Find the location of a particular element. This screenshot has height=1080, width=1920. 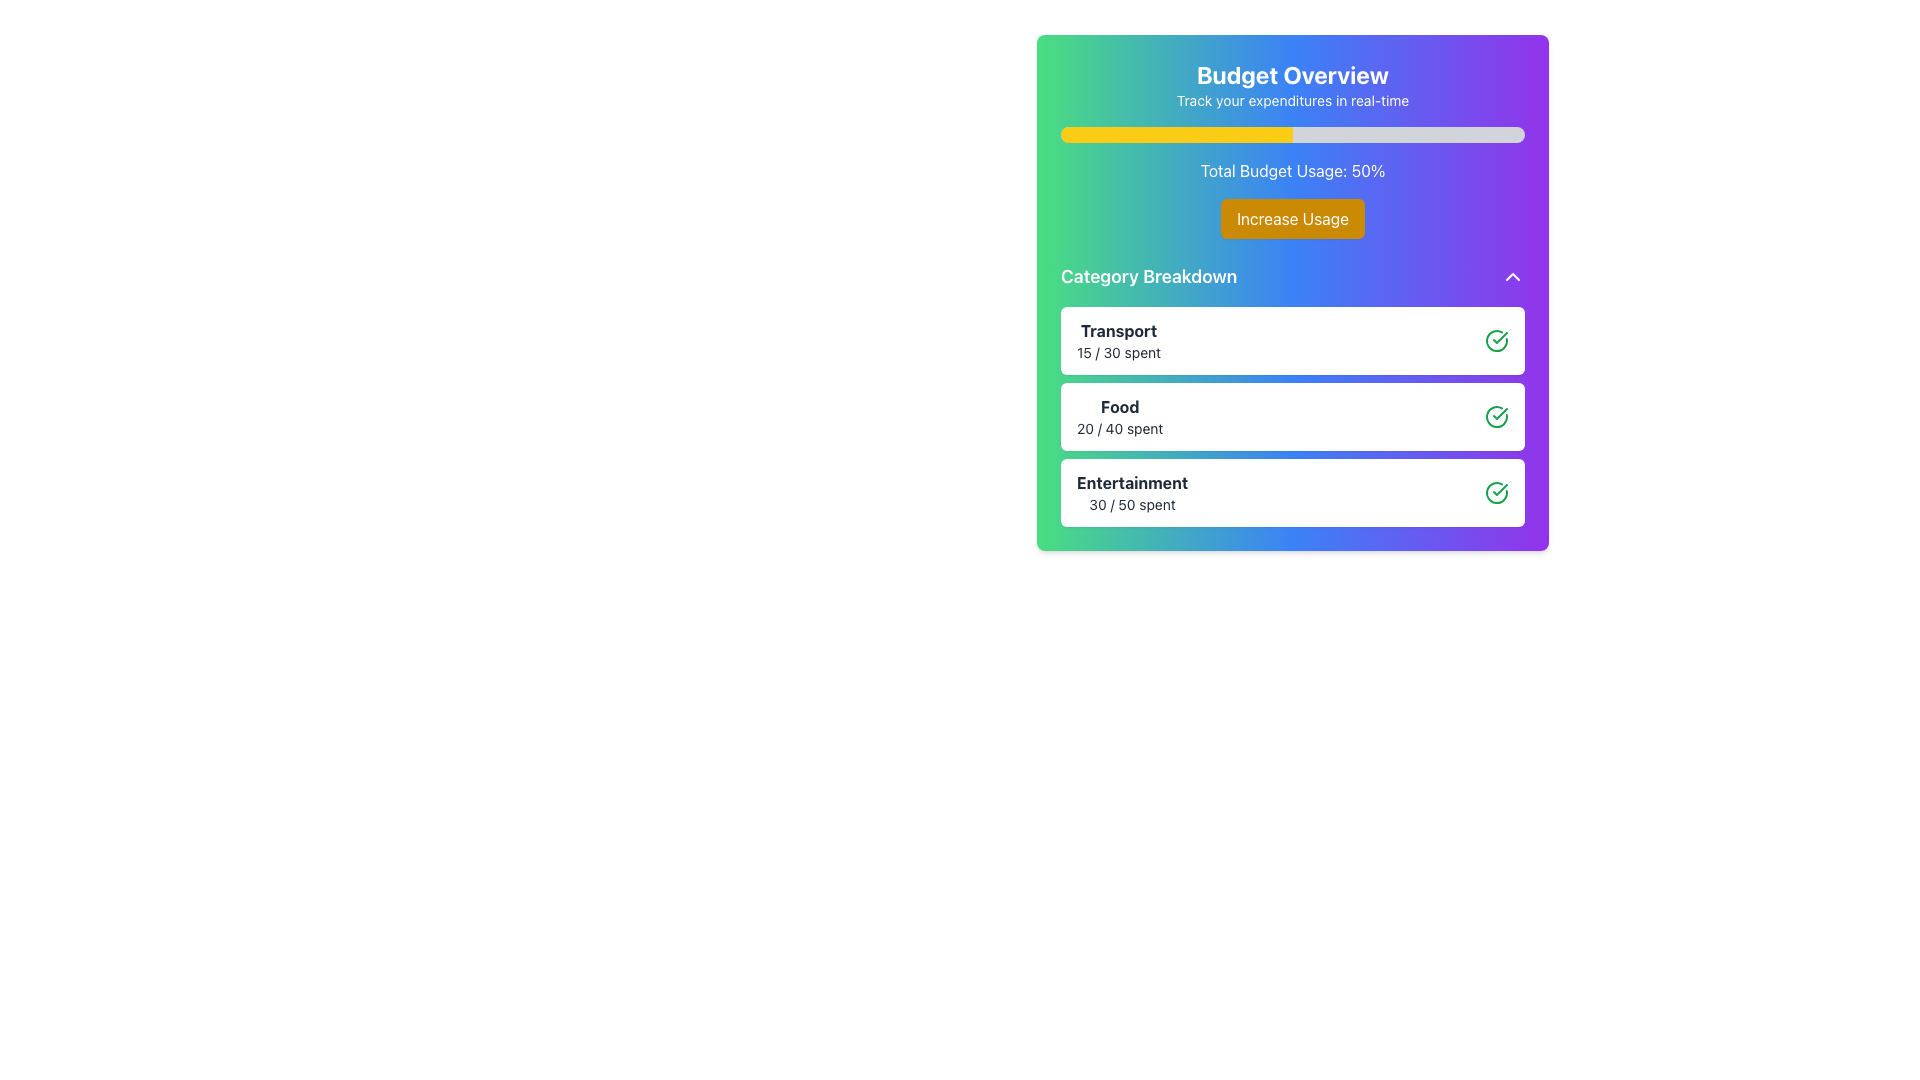

the visual indicator icon located in the lower-right corner of the 'Entertainment' category box, which confirms the status of the expenditure goal is located at coordinates (1497, 493).